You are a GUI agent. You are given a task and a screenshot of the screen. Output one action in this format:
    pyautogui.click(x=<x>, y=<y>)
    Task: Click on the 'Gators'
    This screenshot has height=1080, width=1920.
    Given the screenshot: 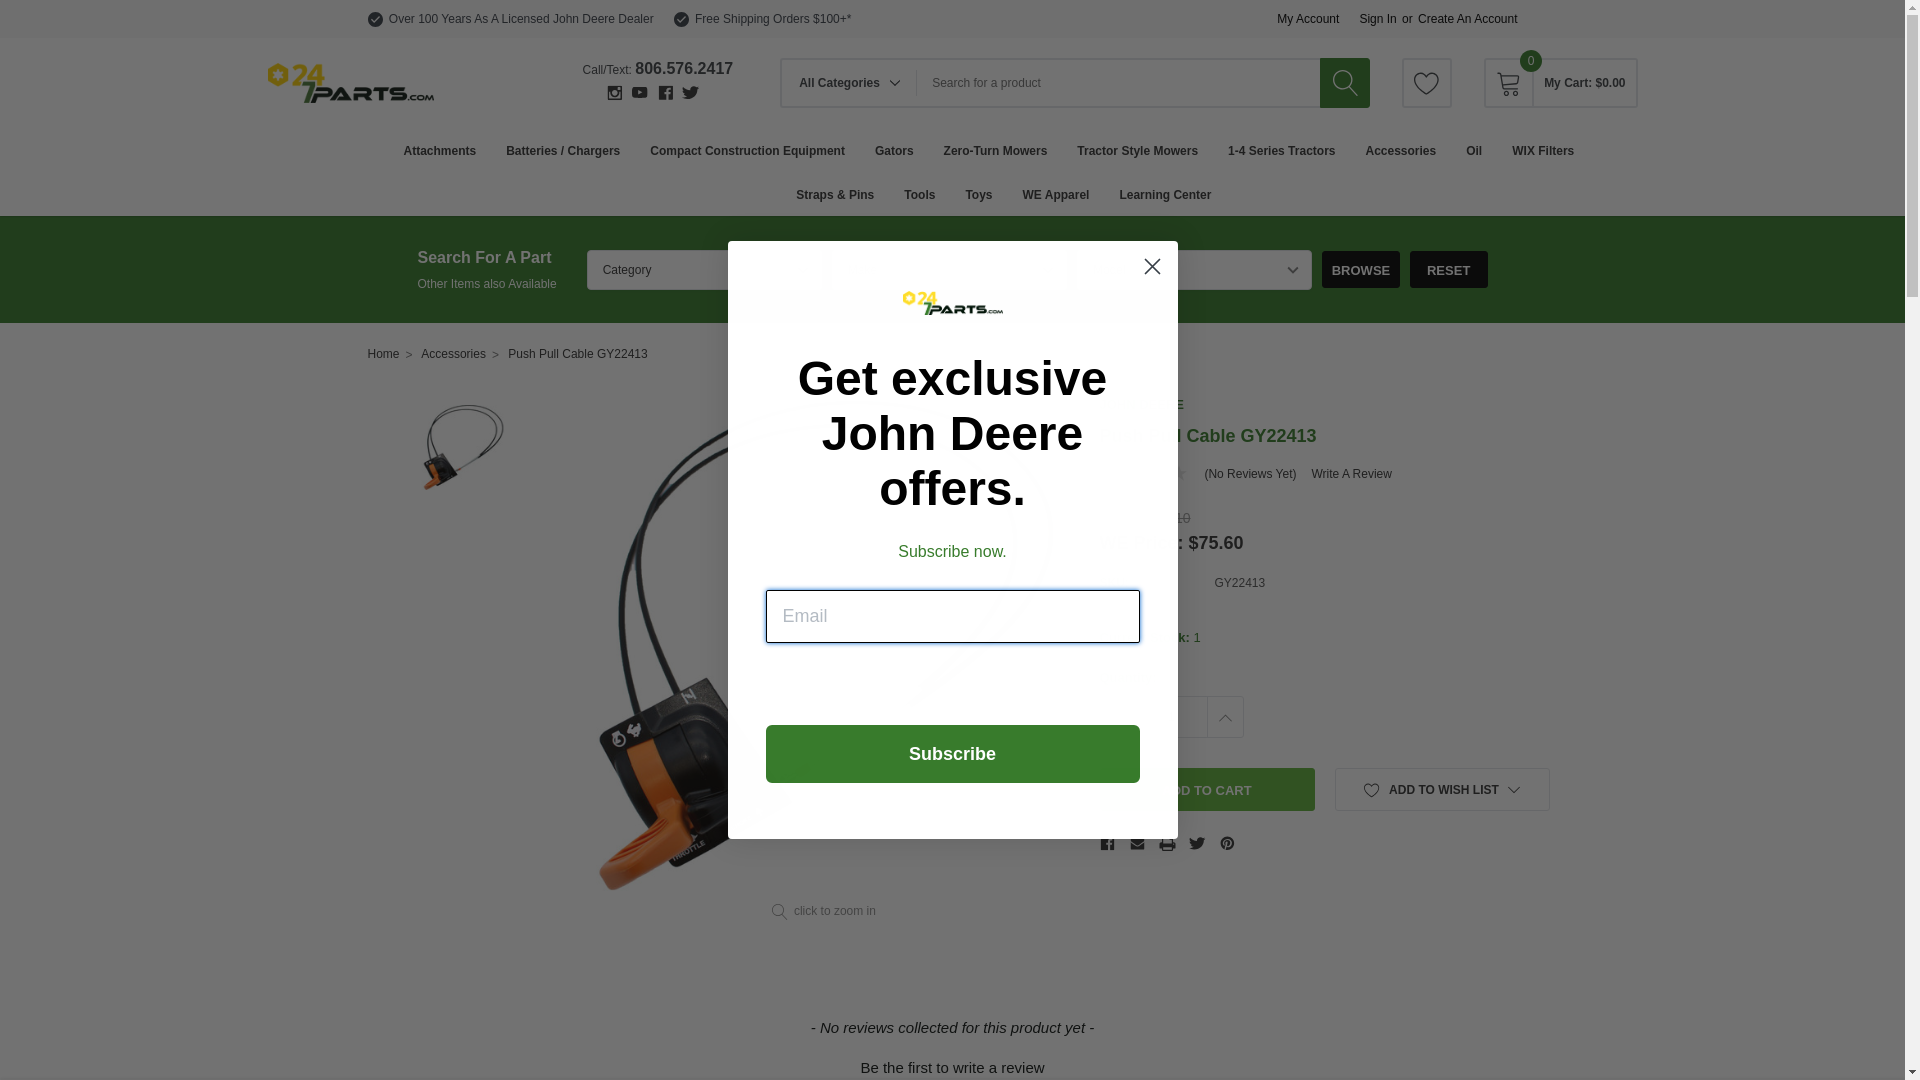 What is the action you would take?
    pyautogui.click(x=893, y=149)
    